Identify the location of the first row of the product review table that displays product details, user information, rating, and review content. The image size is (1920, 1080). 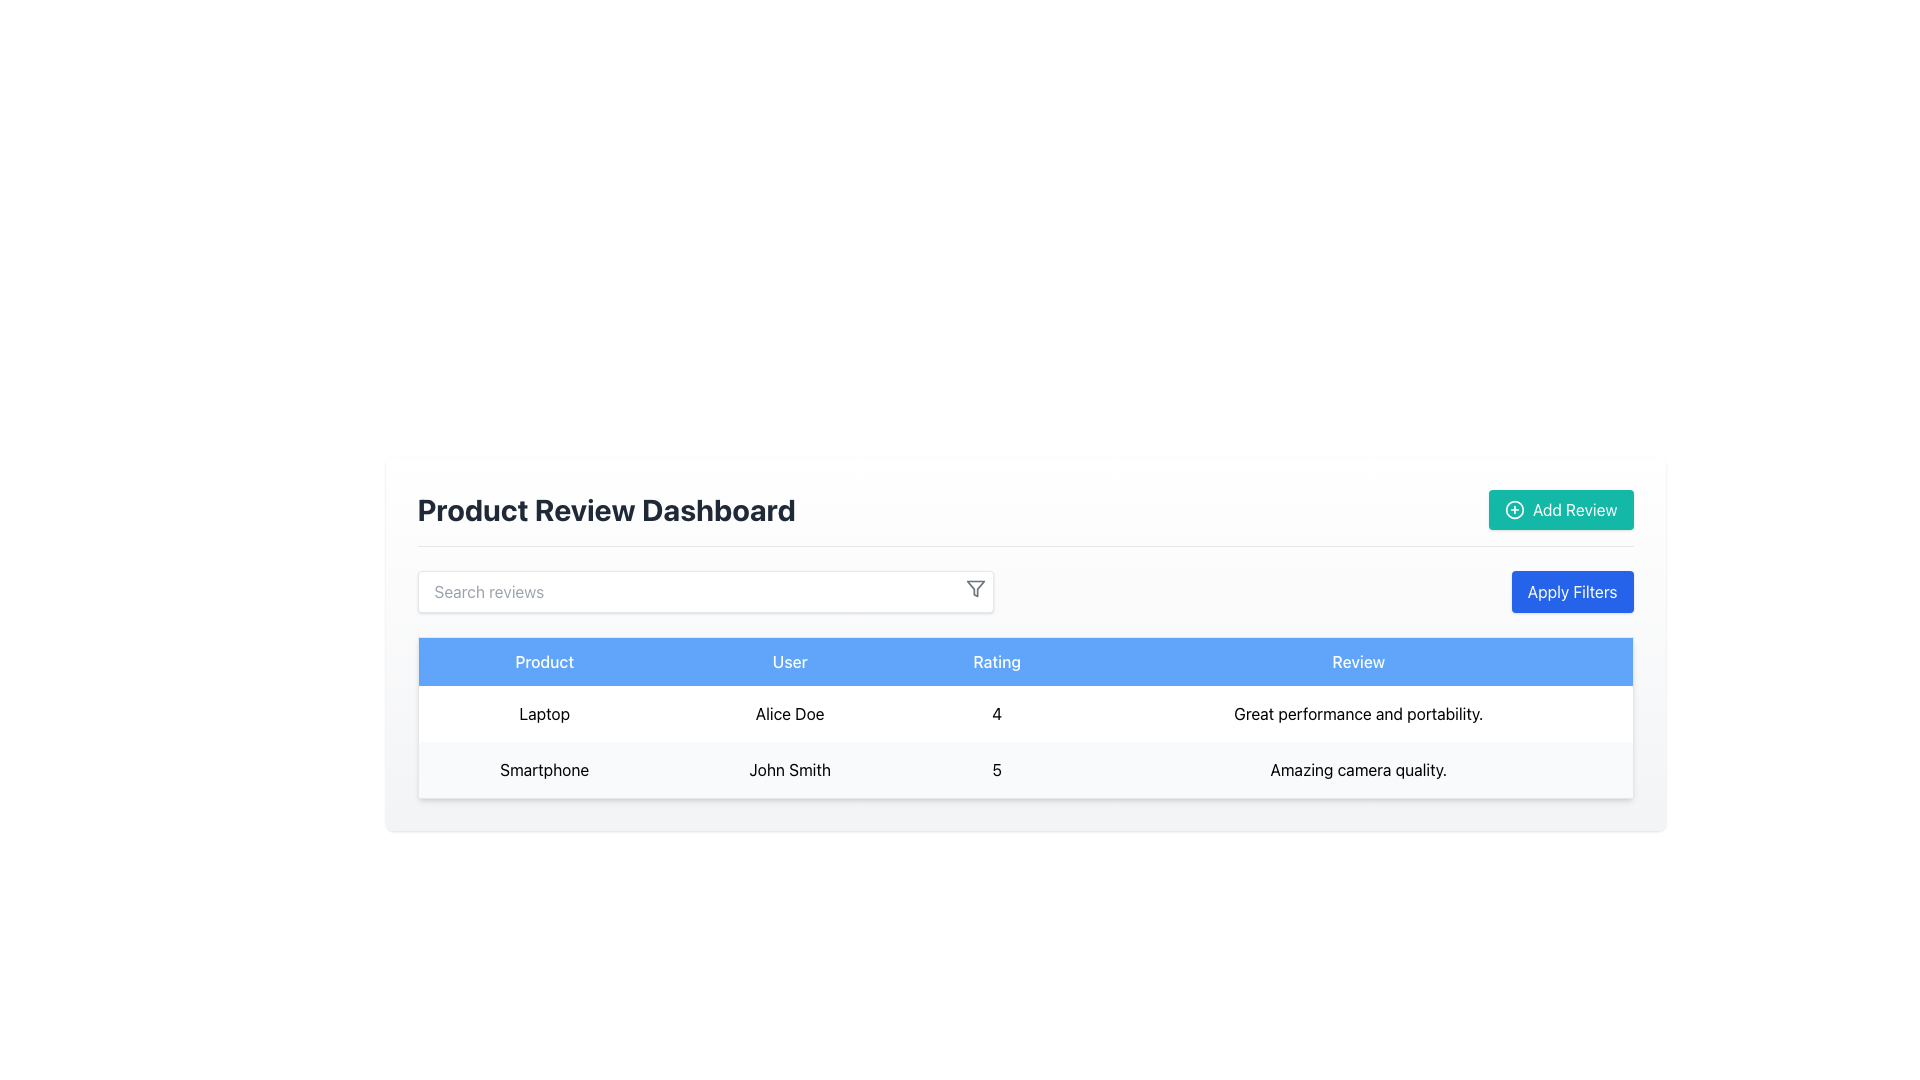
(1025, 712).